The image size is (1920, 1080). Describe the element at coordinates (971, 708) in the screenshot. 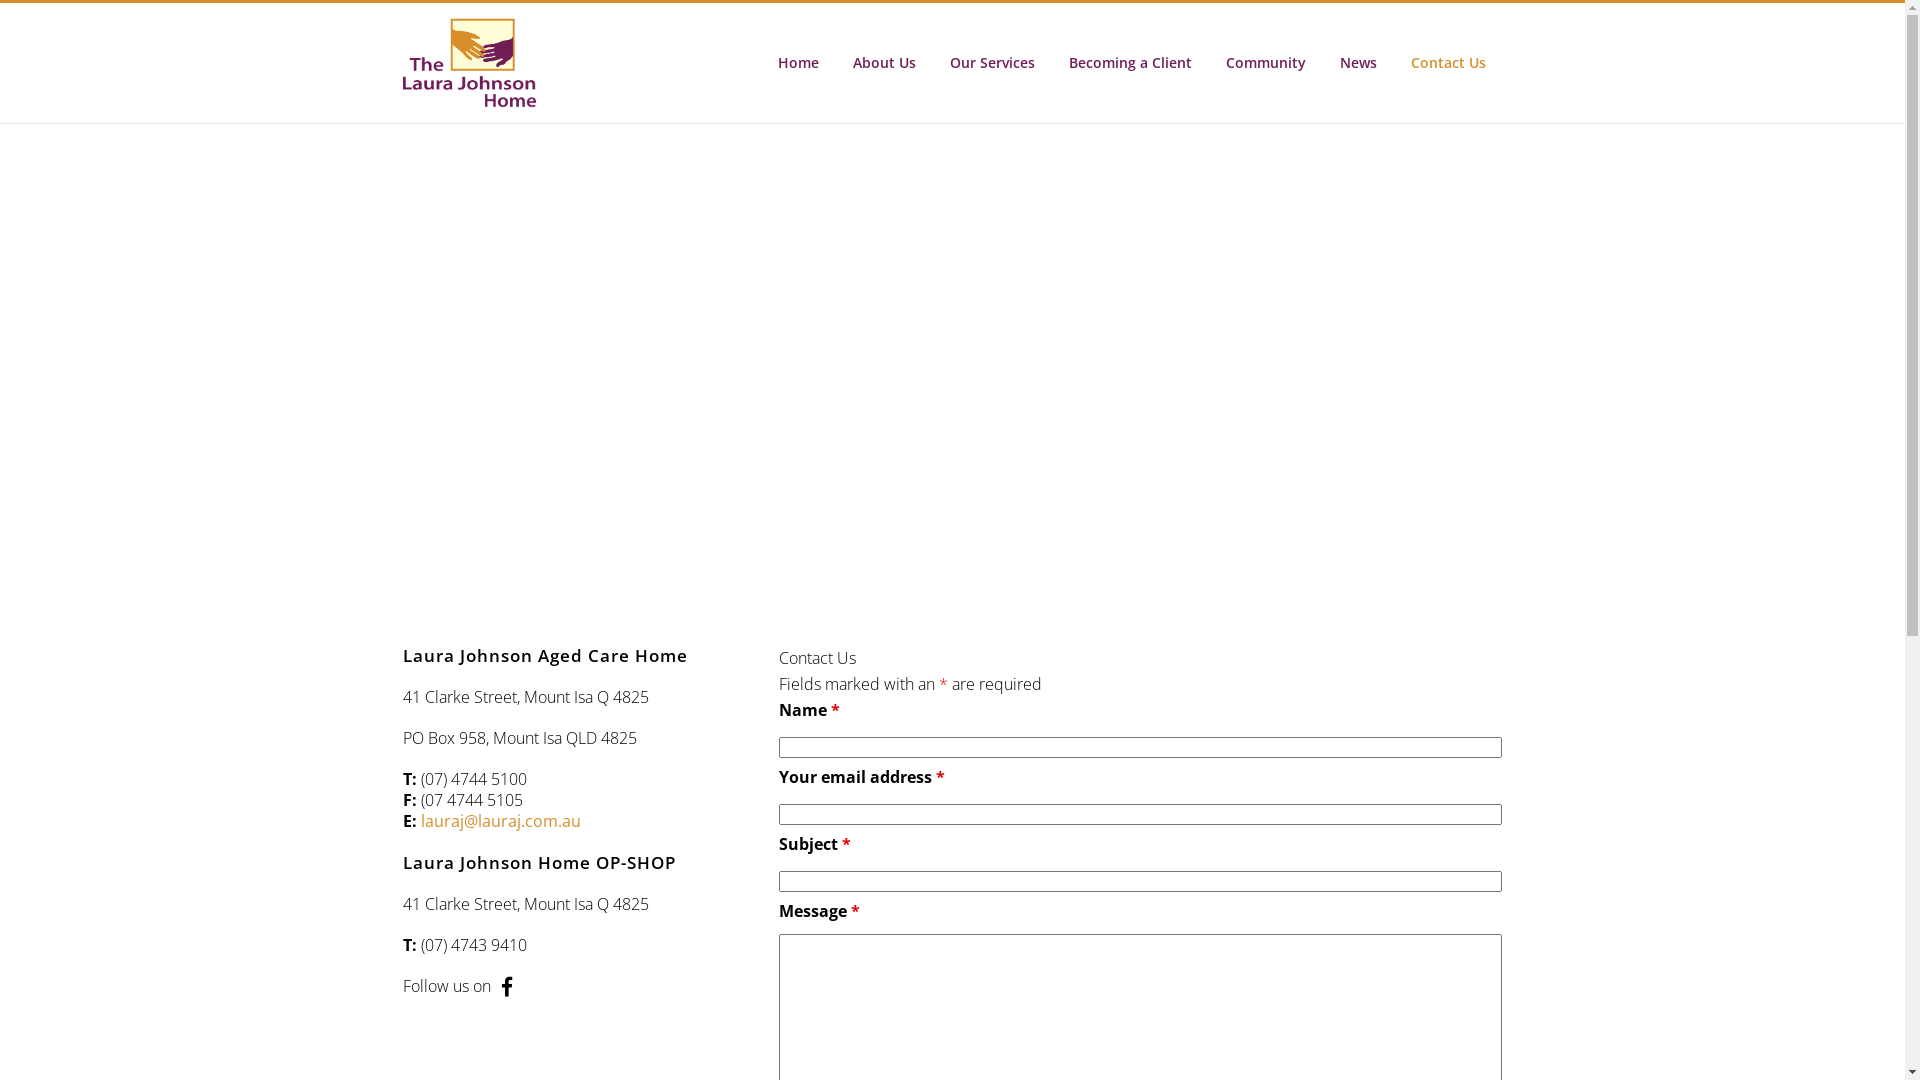

I see `'Our Services'` at that location.